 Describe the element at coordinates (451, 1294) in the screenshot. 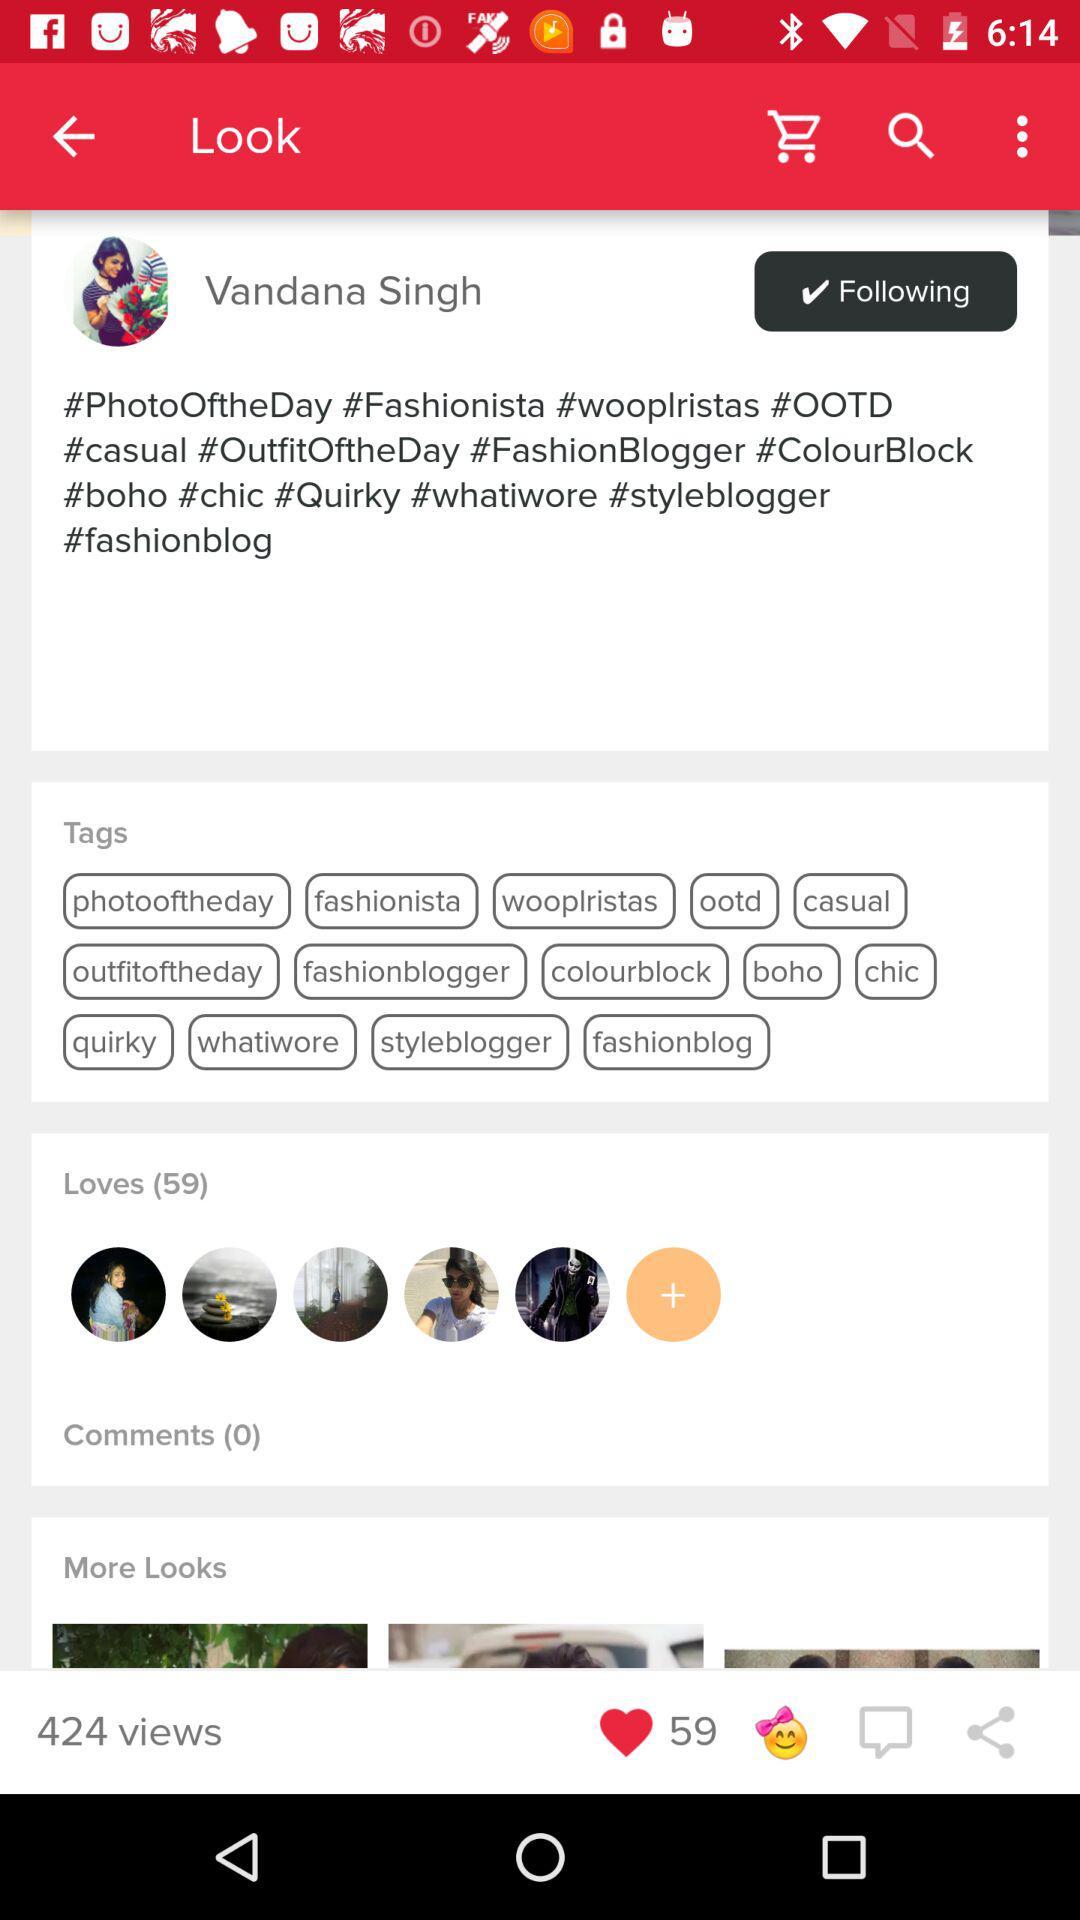

I see `open profile` at that location.